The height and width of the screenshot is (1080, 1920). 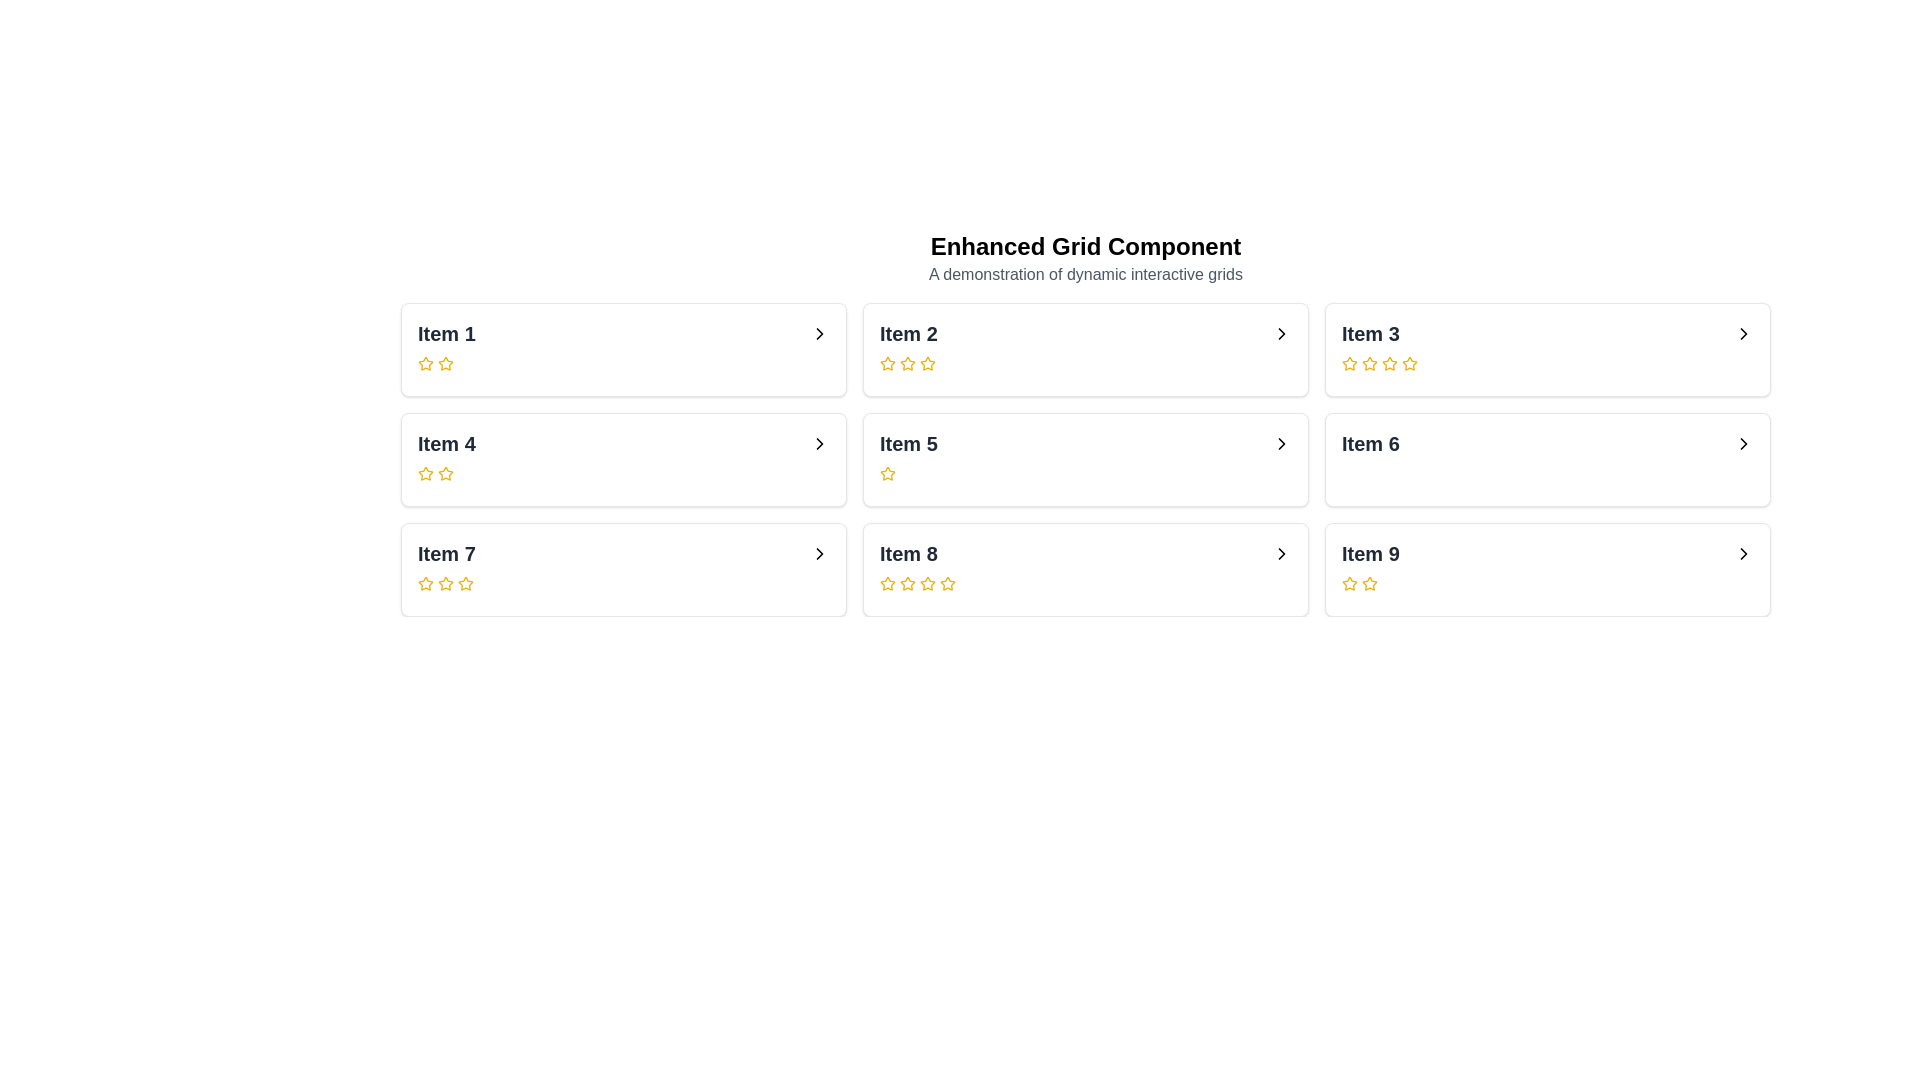 I want to click on the second star icon, so click(x=464, y=583).